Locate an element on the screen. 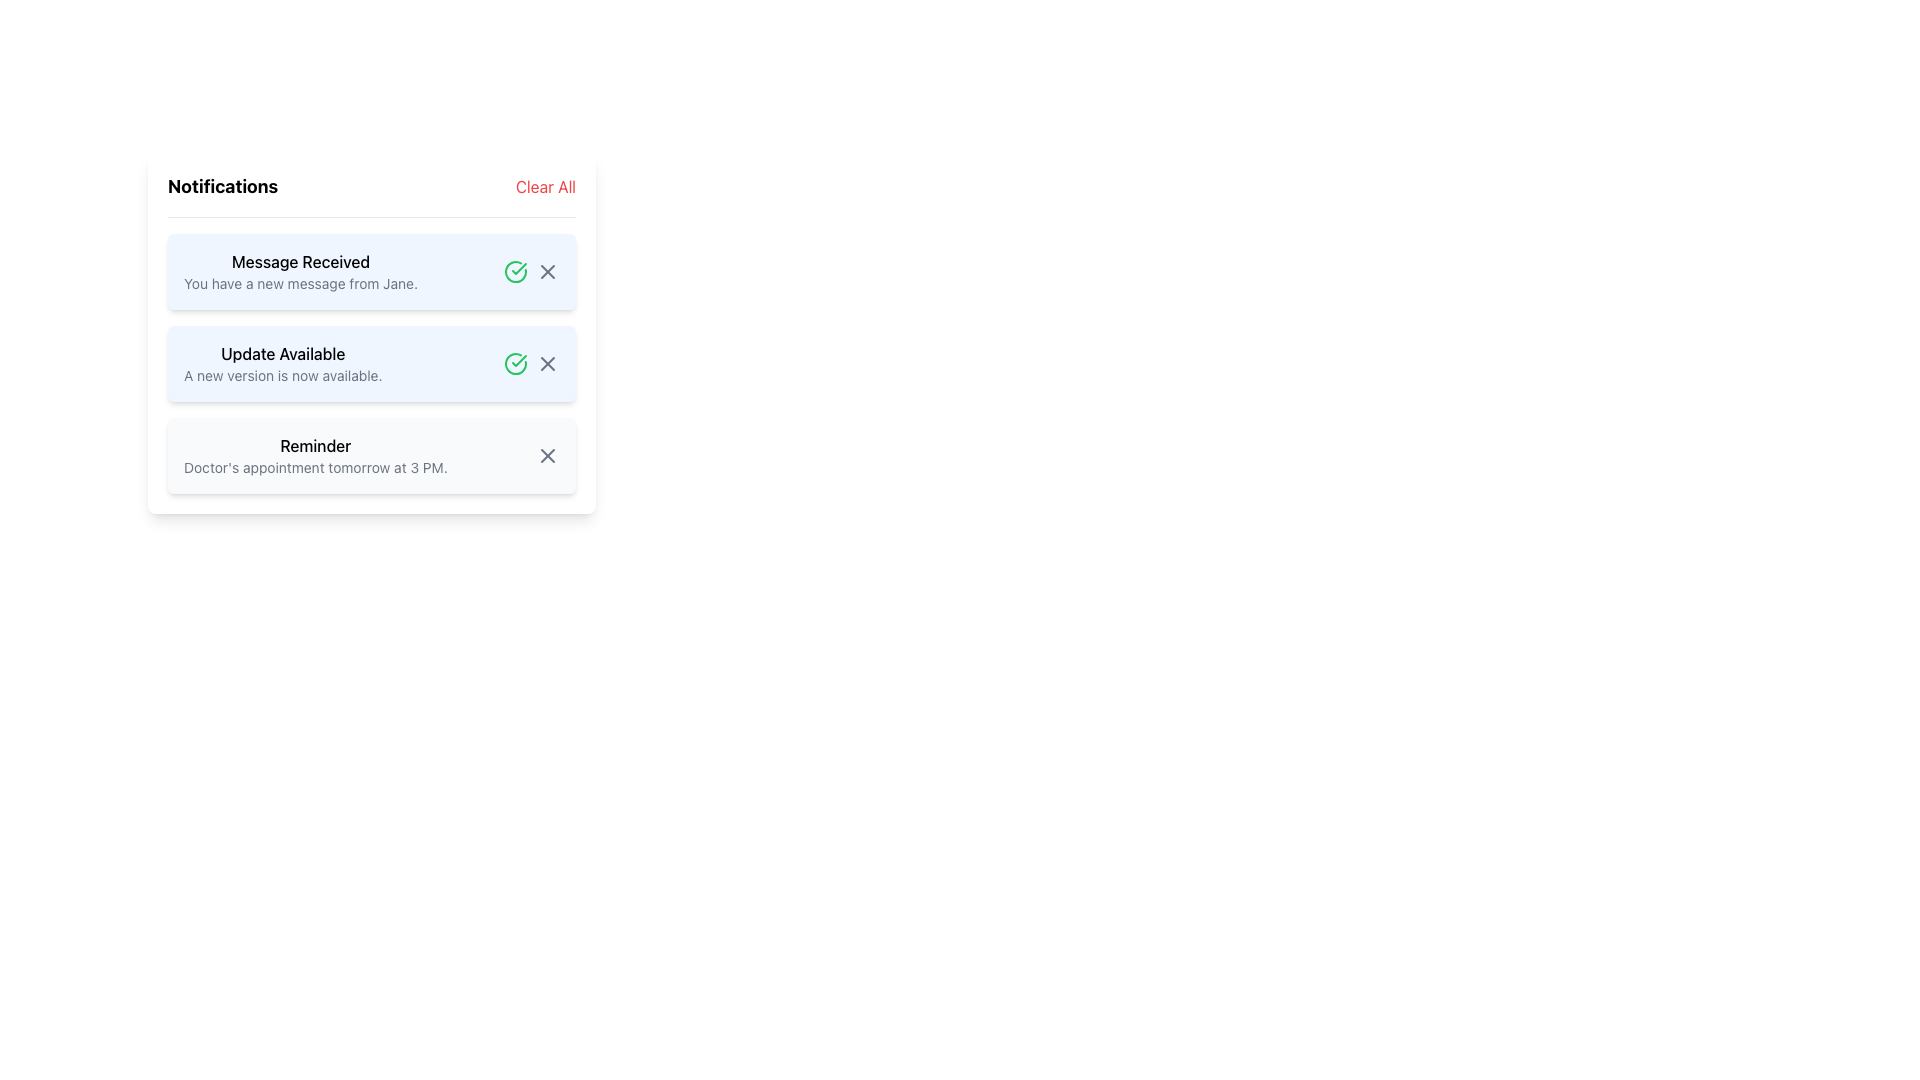 This screenshot has height=1080, width=1920. the text label displaying 'You have a new message from Jane.' which is located beneath the heading 'Message Received' in the first notification item is located at coordinates (300, 284).